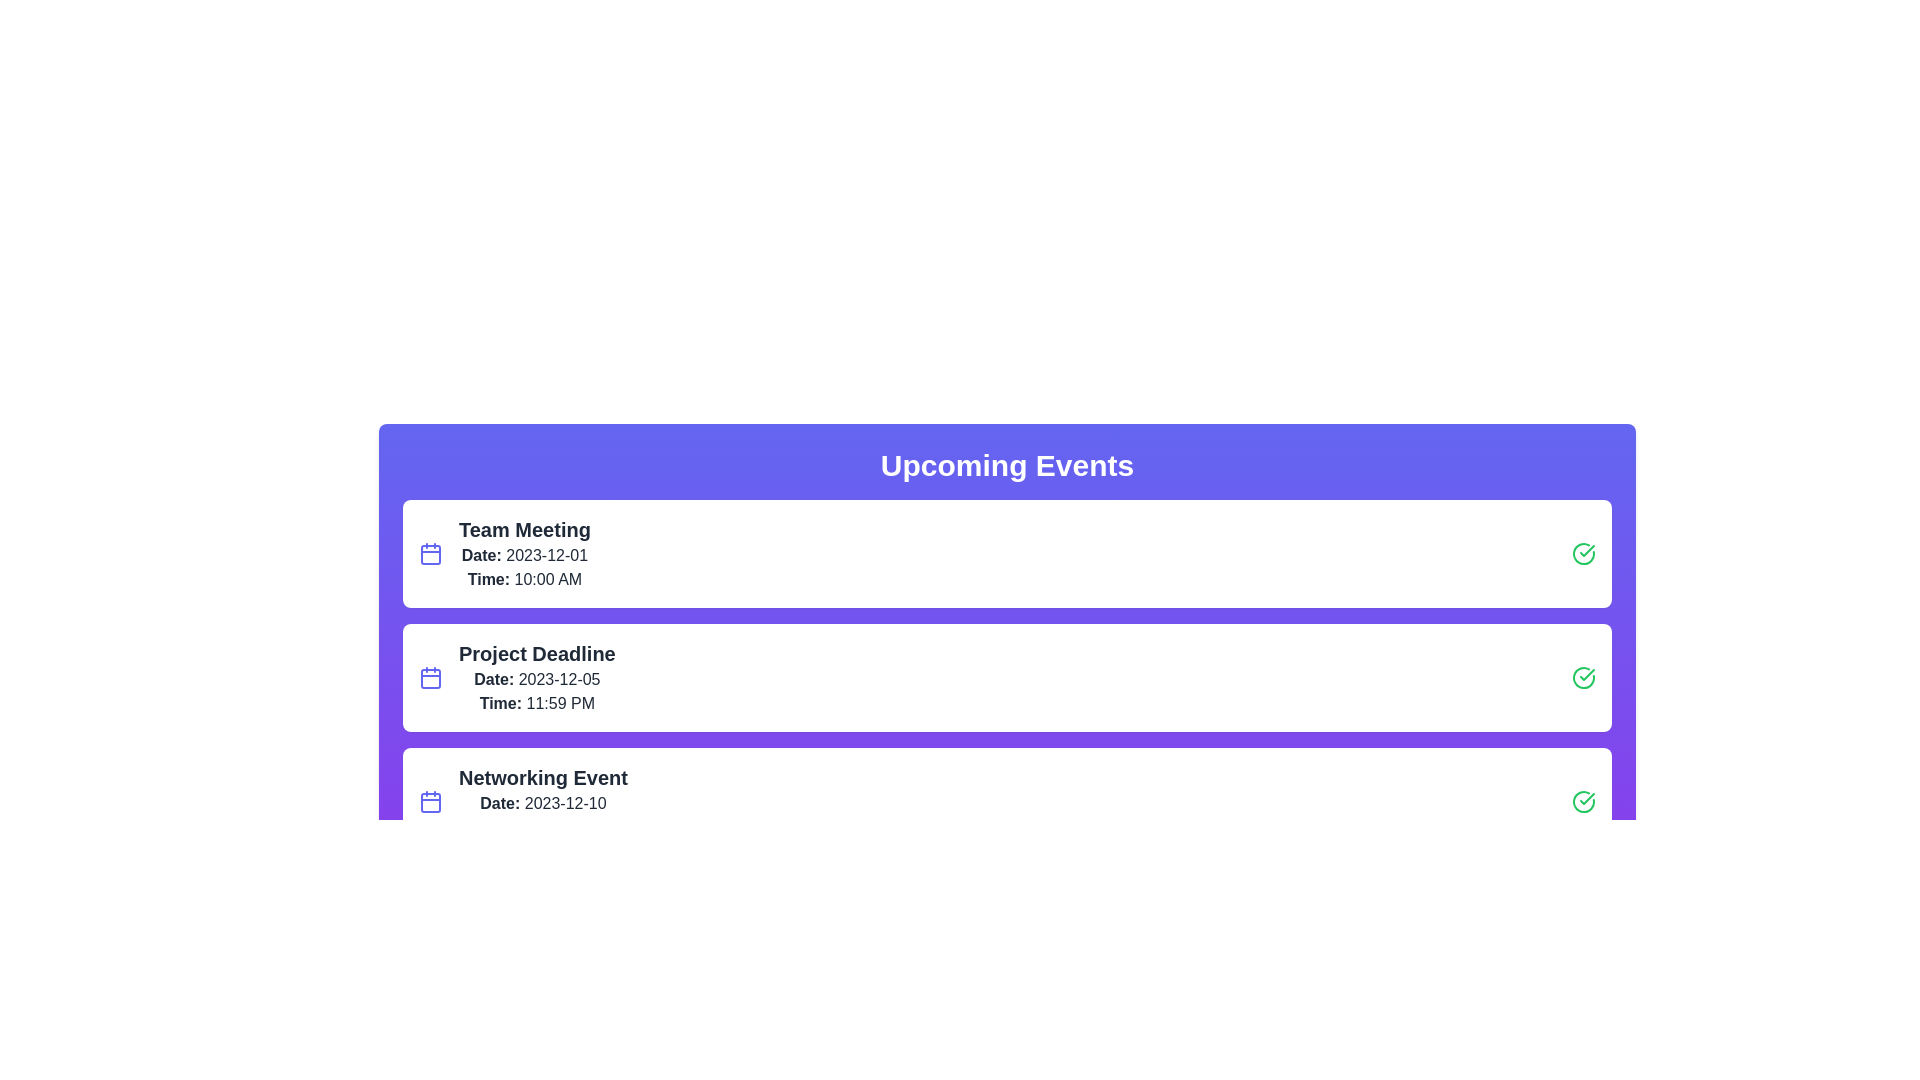  What do you see at coordinates (500, 802) in the screenshot?
I see `the text label indicating the date for the event, located to the left of '2023-12-10' in the Upcoming Events list` at bounding box center [500, 802].